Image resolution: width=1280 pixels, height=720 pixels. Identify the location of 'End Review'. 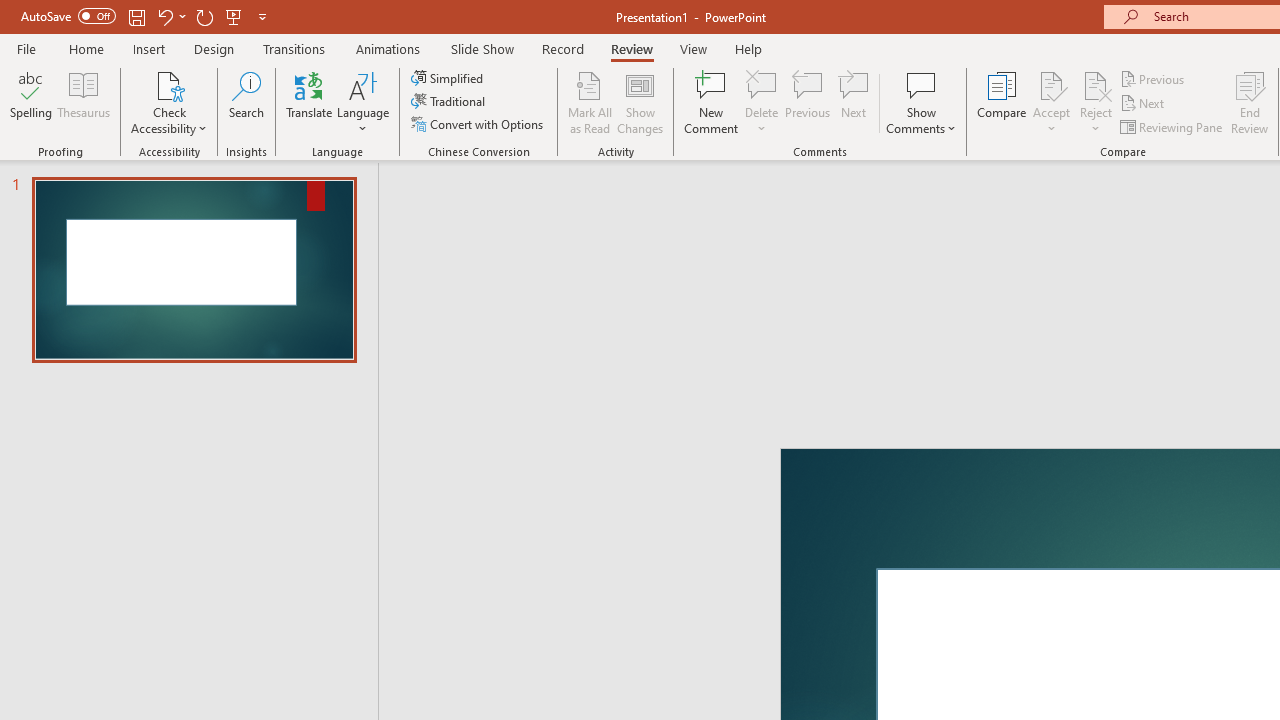
(1248, 103).